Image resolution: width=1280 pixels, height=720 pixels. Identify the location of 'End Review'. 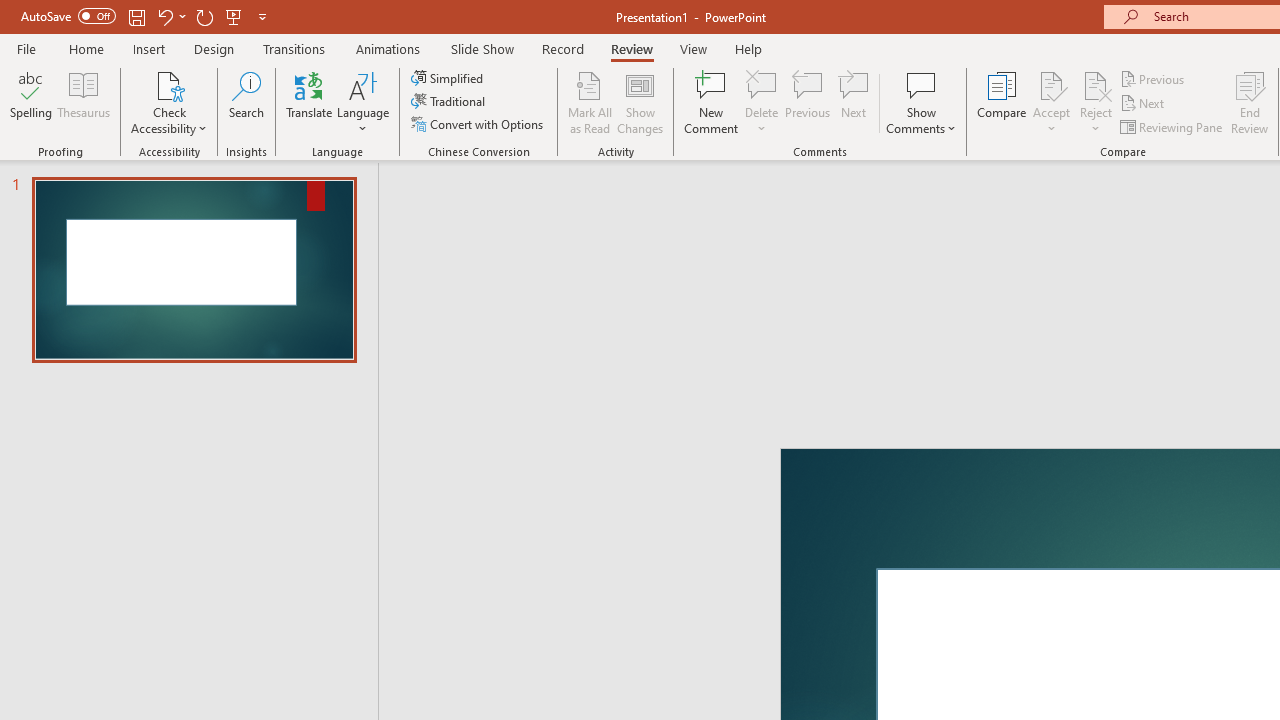
(1248, 103).